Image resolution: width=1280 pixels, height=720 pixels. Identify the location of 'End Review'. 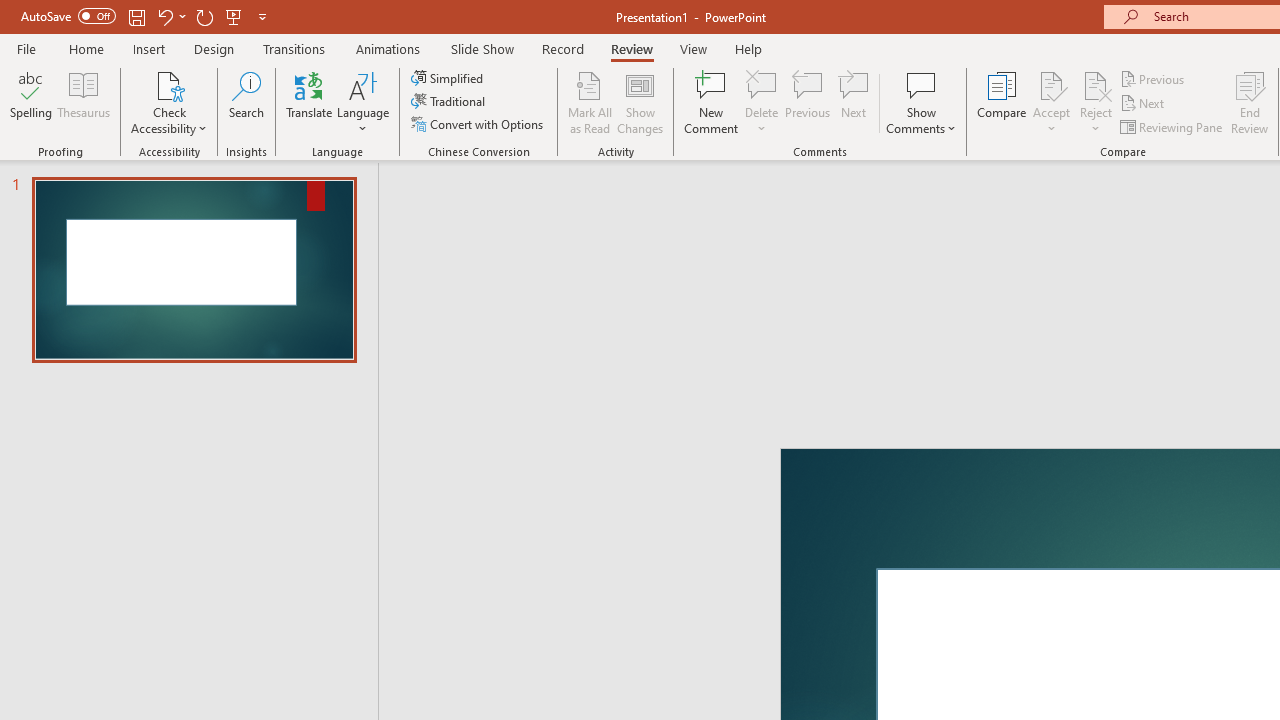
(1248, 103).